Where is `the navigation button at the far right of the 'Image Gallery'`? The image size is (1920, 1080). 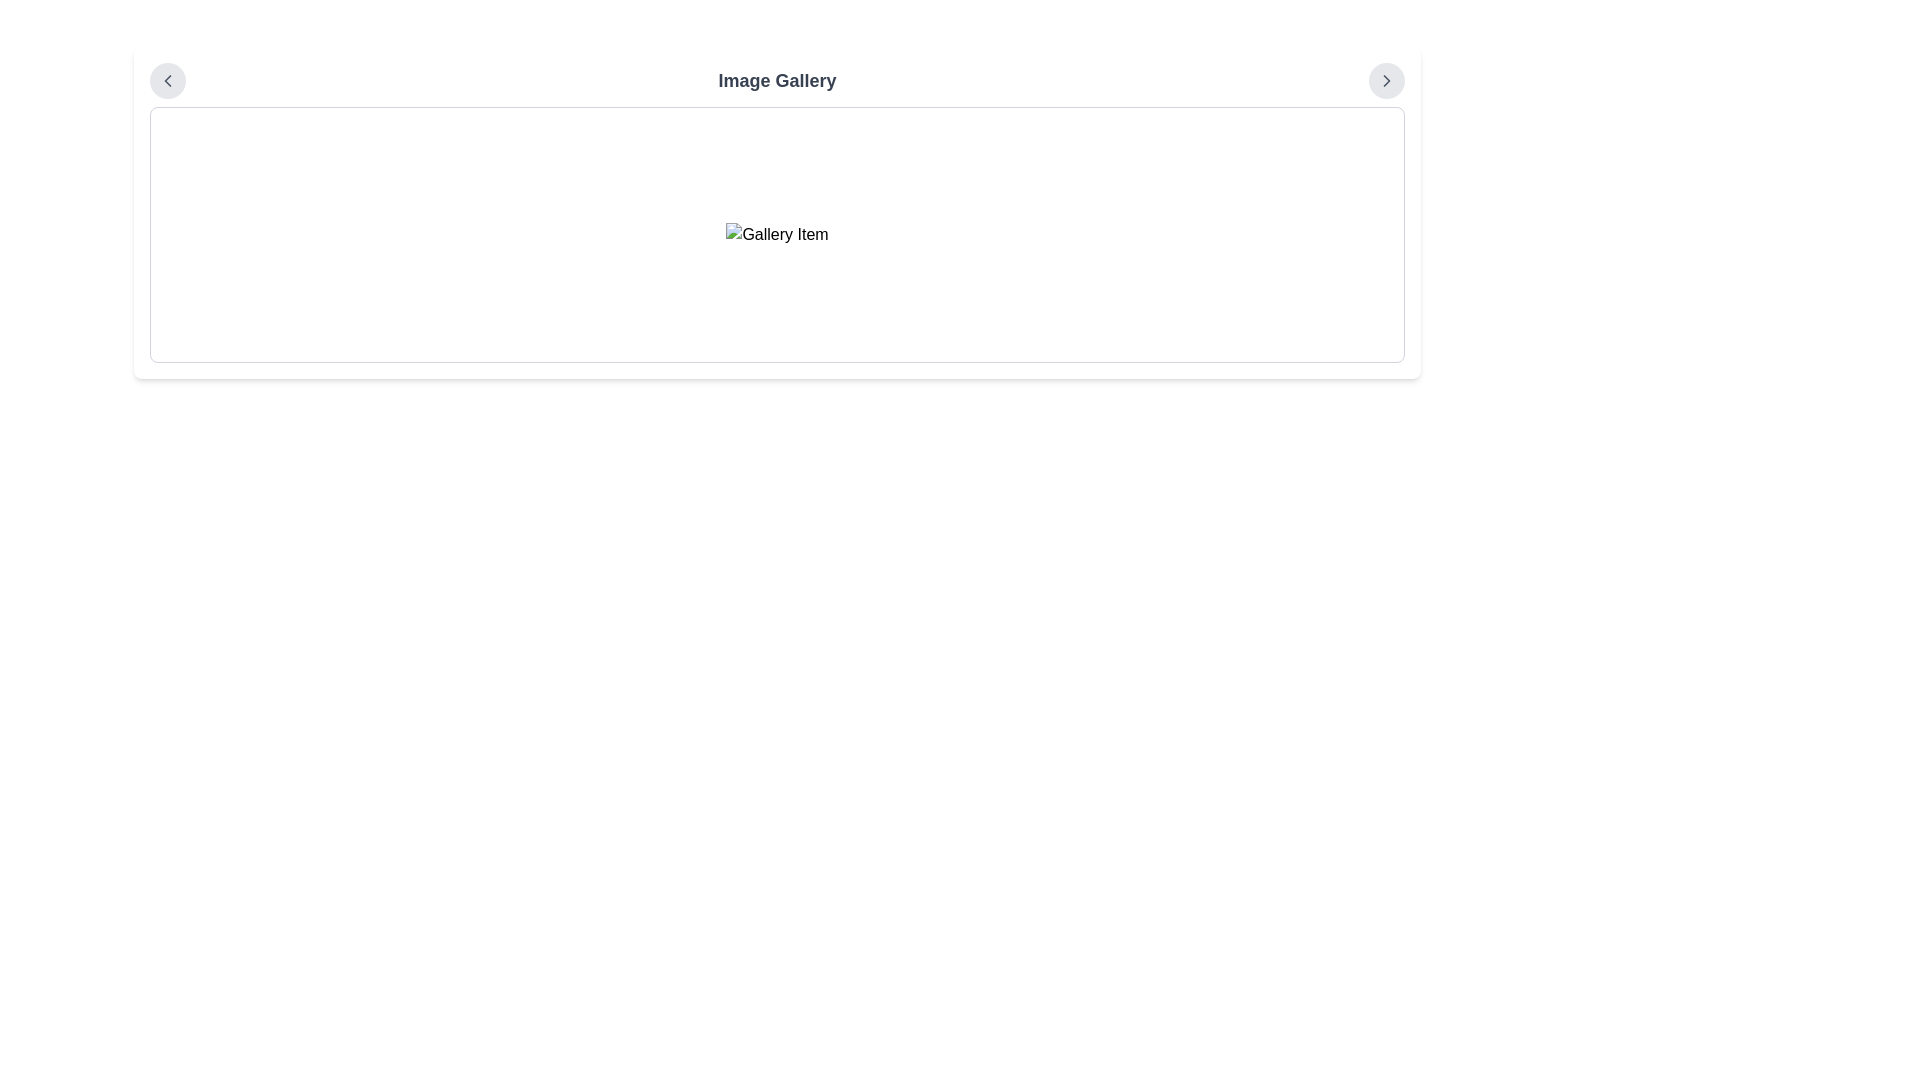
the navigation button at the far right of the 'Image Gallery' is located at coordinates (1386, 80).